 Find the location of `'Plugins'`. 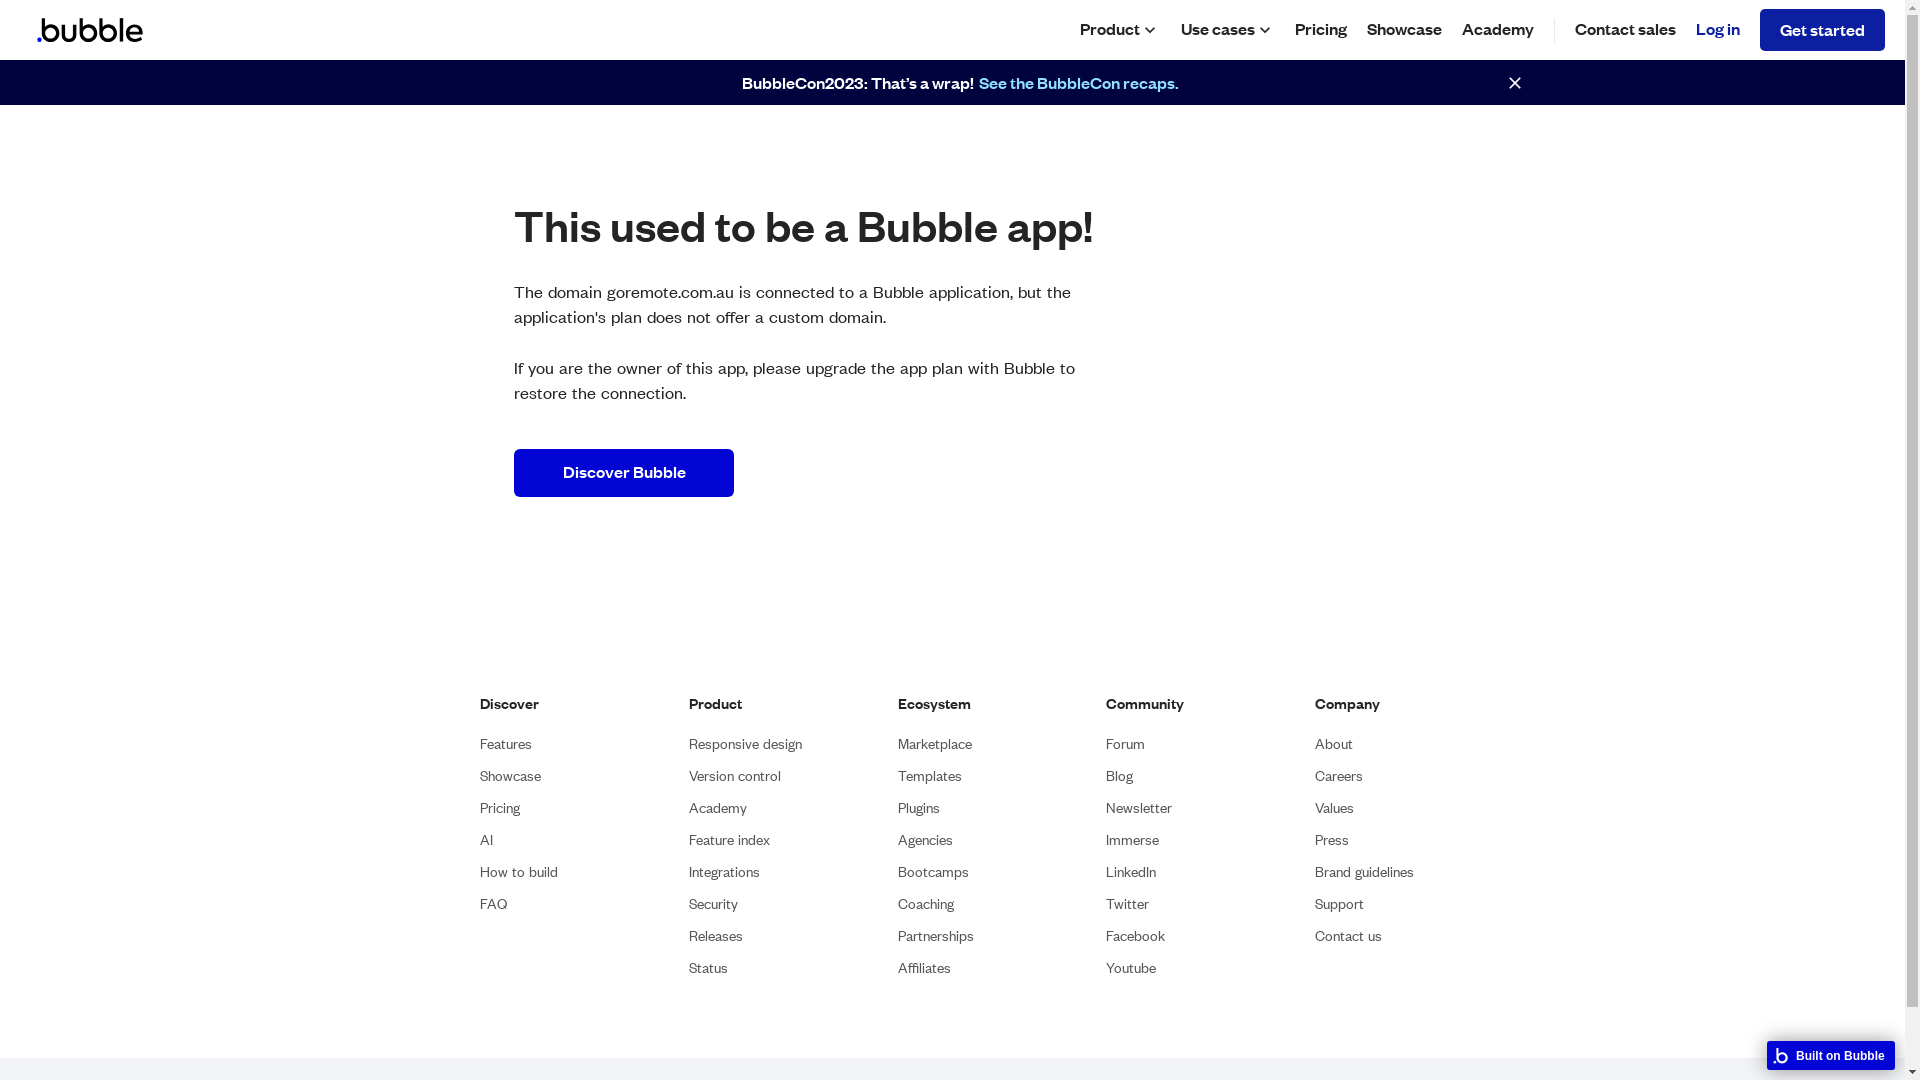

'Plugins' is located at coordinates (917, 806).